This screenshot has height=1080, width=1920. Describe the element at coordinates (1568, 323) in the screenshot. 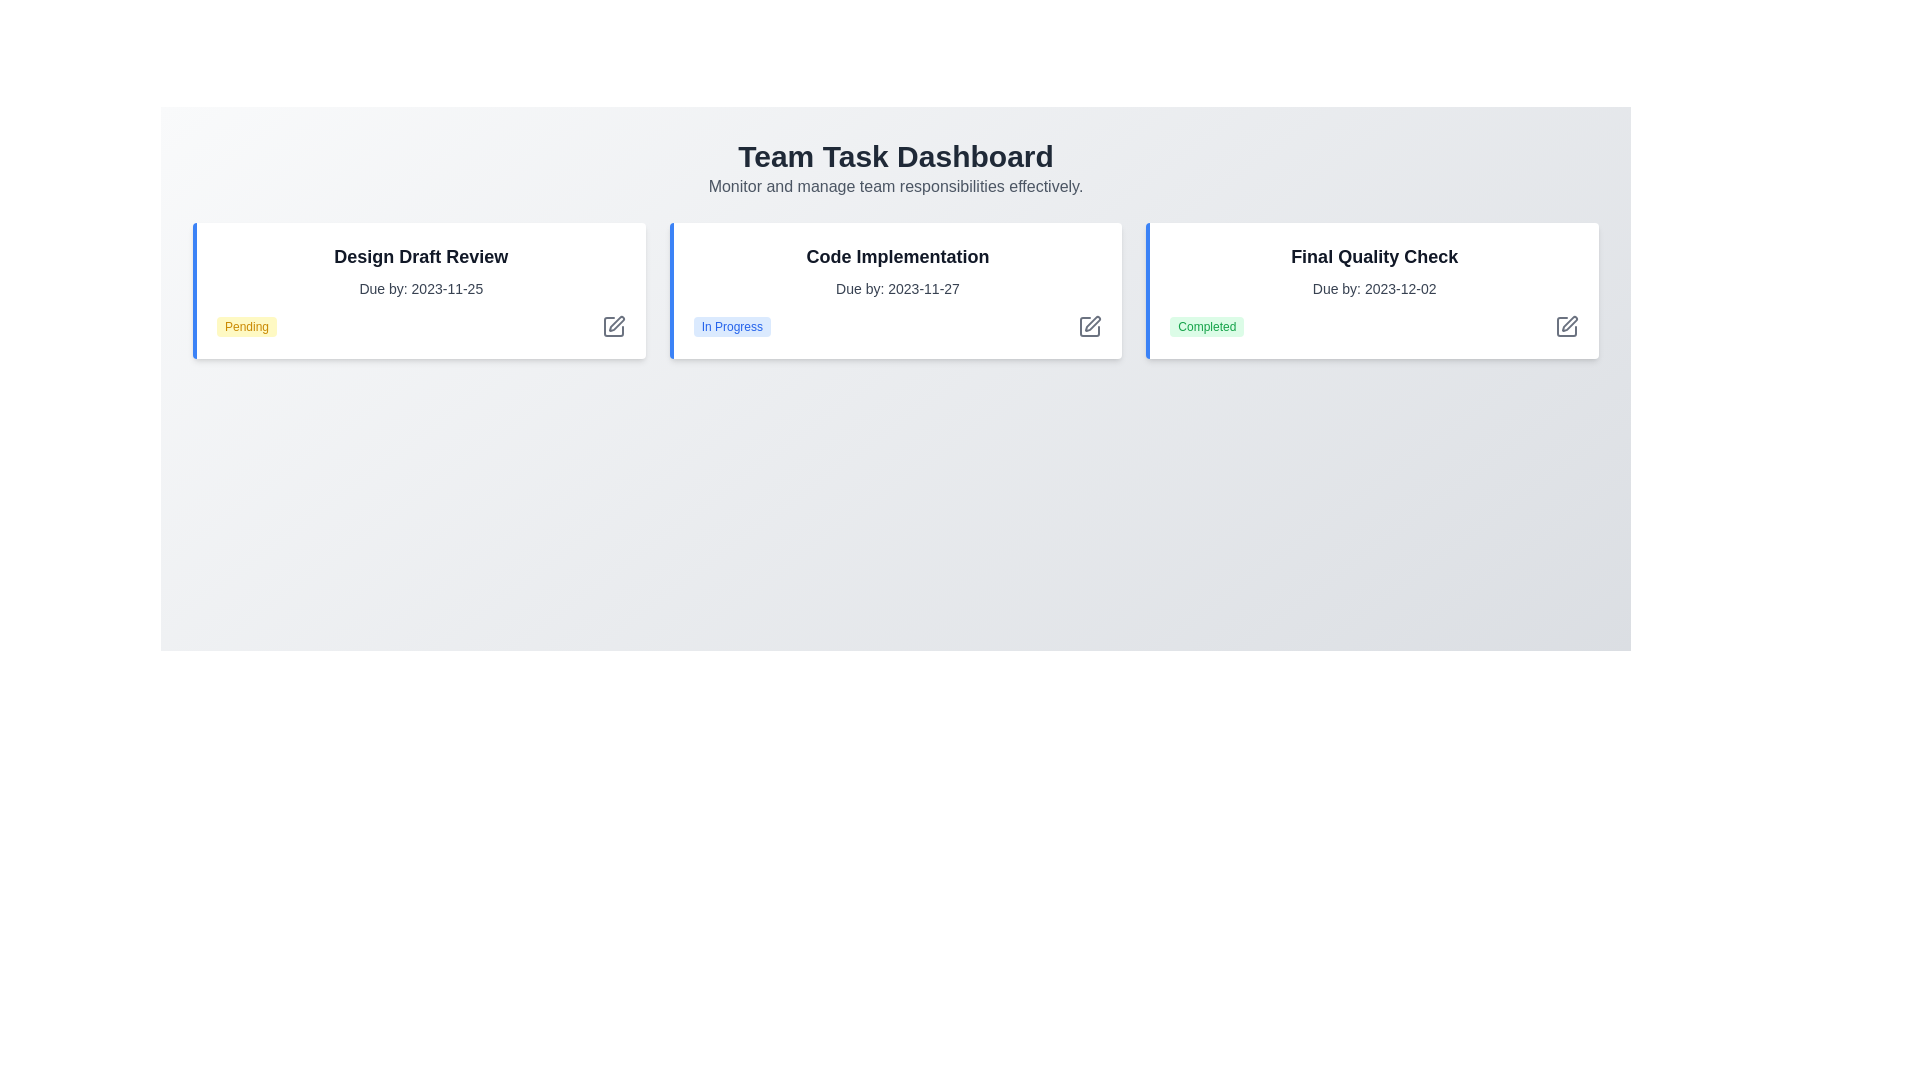

I see `the small, pencil-shaped icon with a gray stroke color located in the bottom-right corner of the 'Final Quality Check' card, adjacent to the green 'Completed' status badge` at that location.